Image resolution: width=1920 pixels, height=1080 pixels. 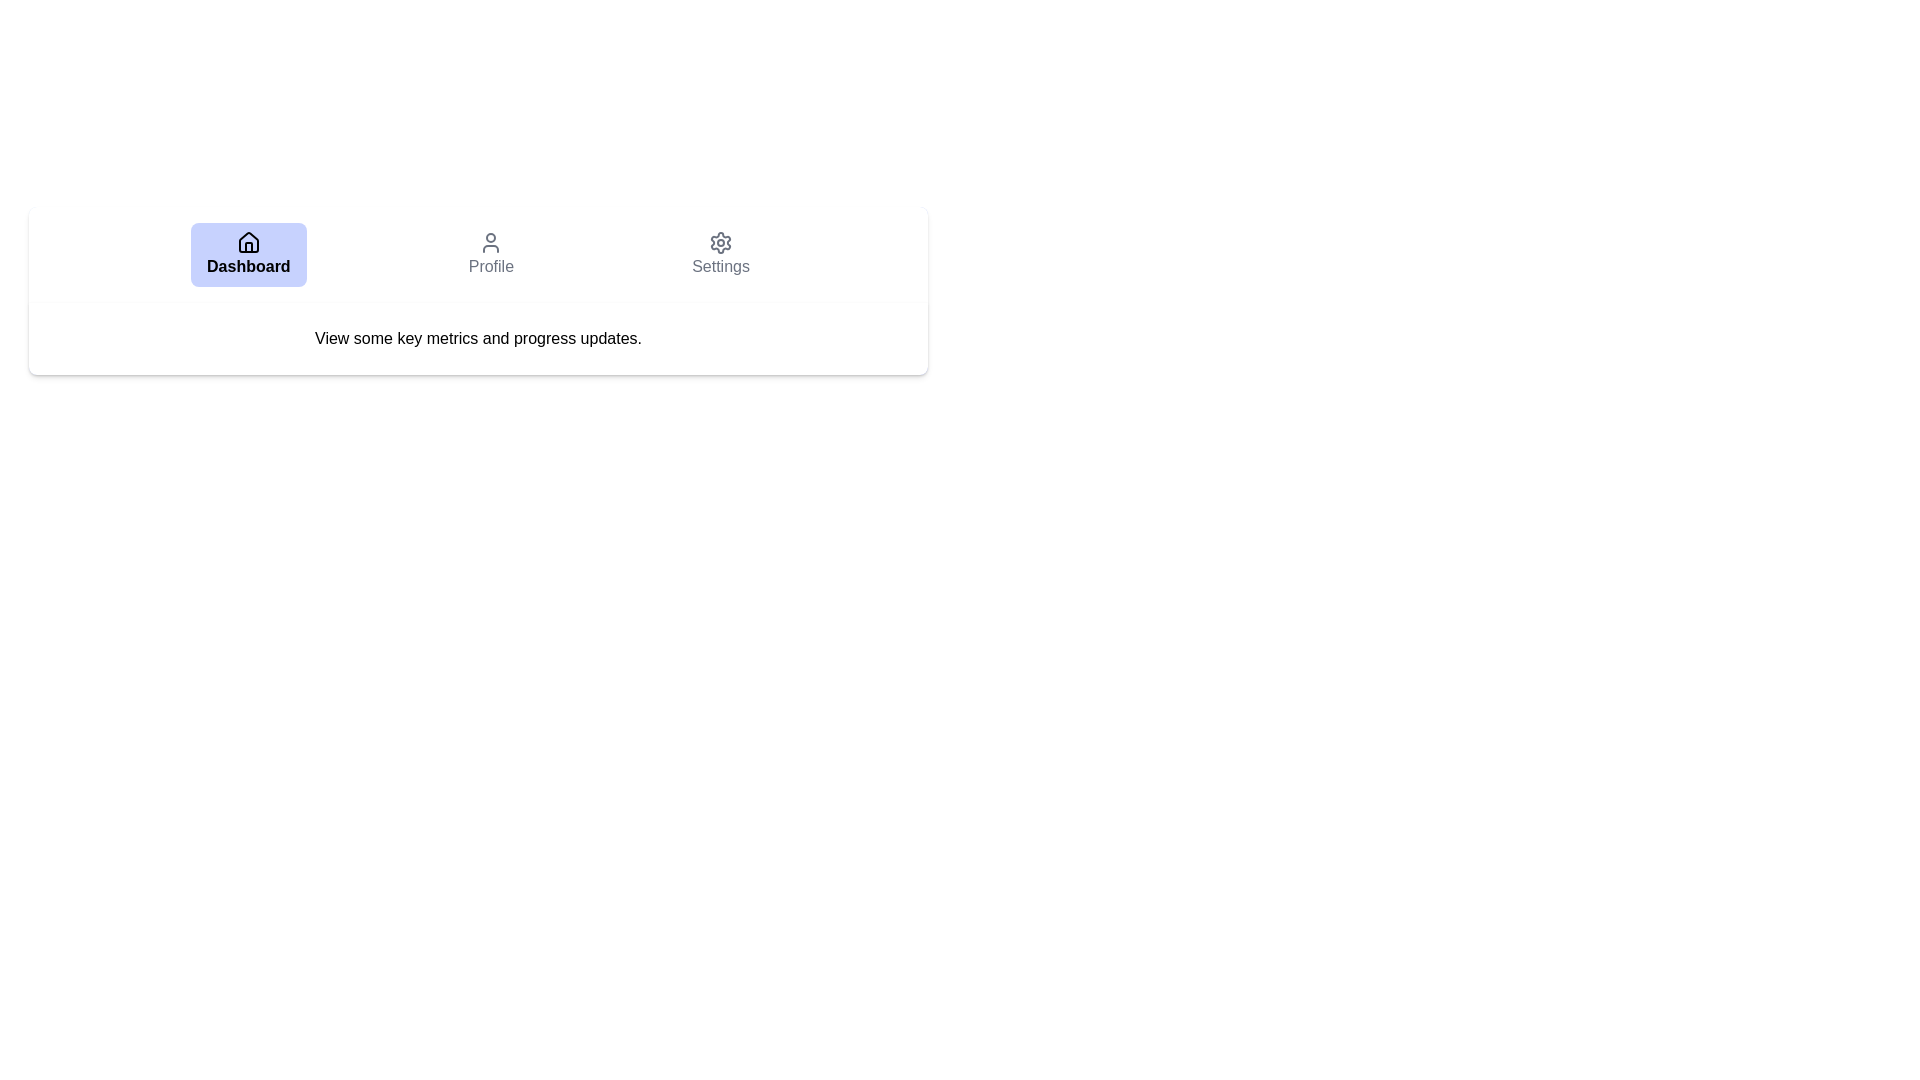 What do you see at coordinates (720, 253) in the screenshot?
I see `the Settings tab by clicking on its button` at bounding box center [720, 253].